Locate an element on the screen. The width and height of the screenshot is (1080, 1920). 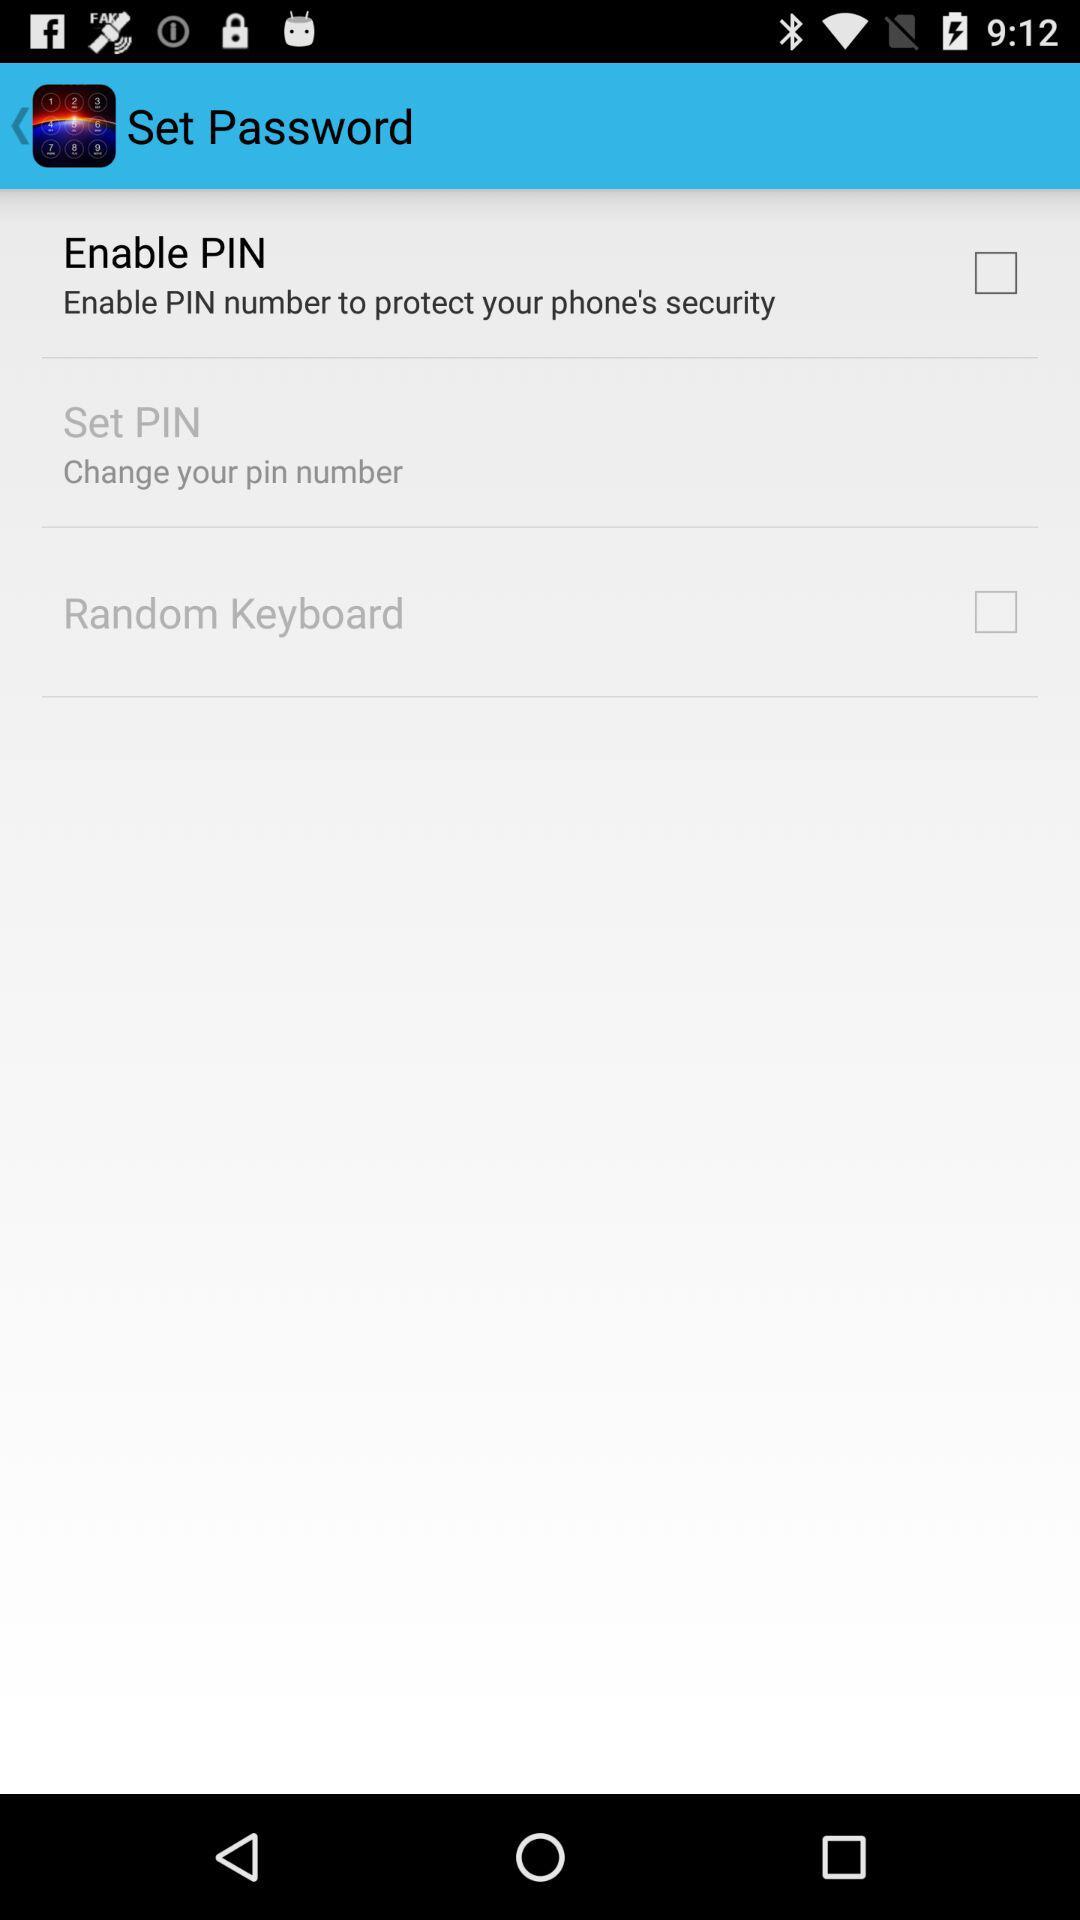
app below the enable pin number item is located at coordinates (132, 419).